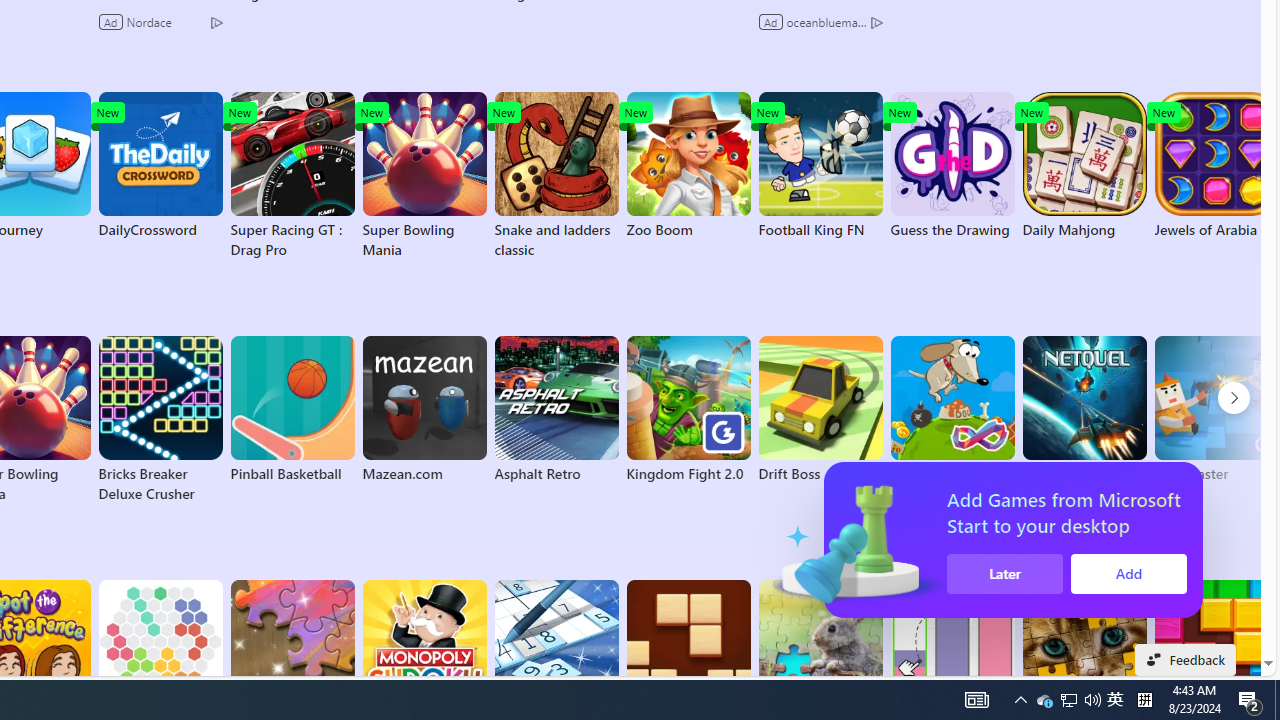 The width and height of the screenshot is (1280, 720). What do you see at coordinates (160, 164) in the screenshot?
I see `'DailyCrossword'` at bounding box center [160, 164].